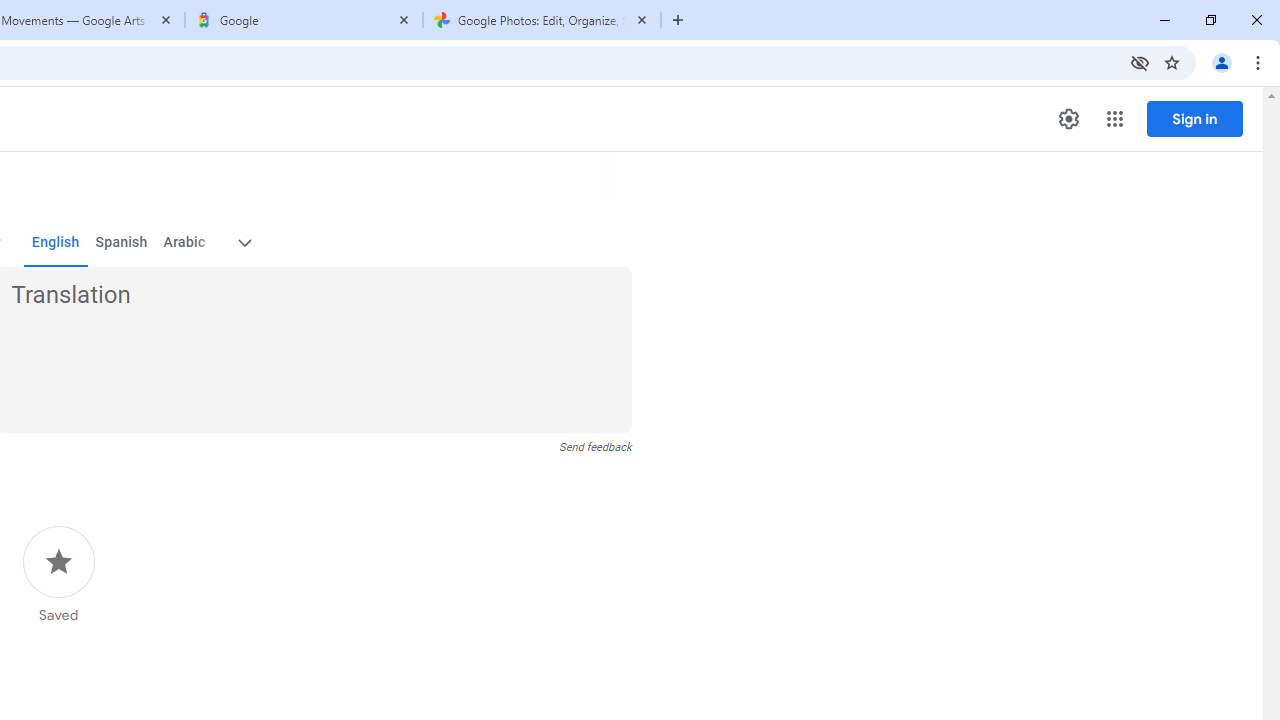 The width and height of the screenshot is (1280, 720). Describe the element at coordinates (120, 242) in the screenshot. I see `'Spanish'` at that location.